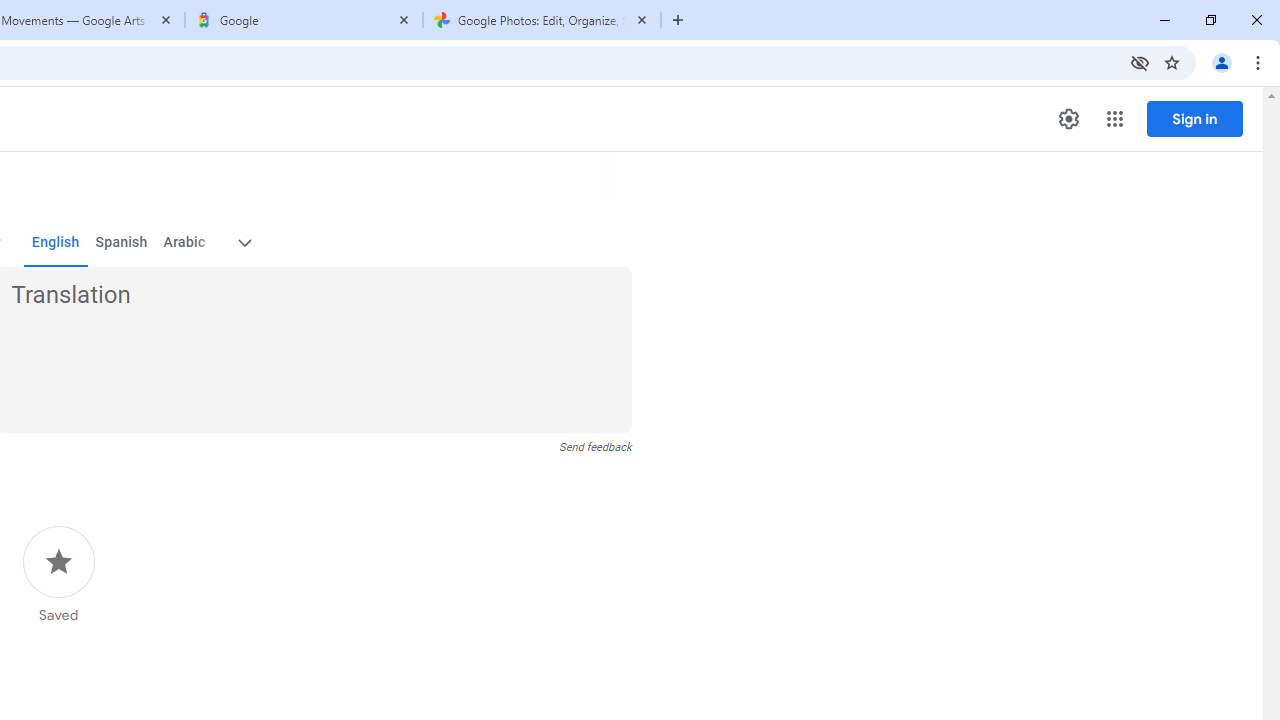 The width and height of the screenshot is (1280, 720). Describe the element at coordinates (120, 242) in the screenshot. I see `'Spanish'` at that location.